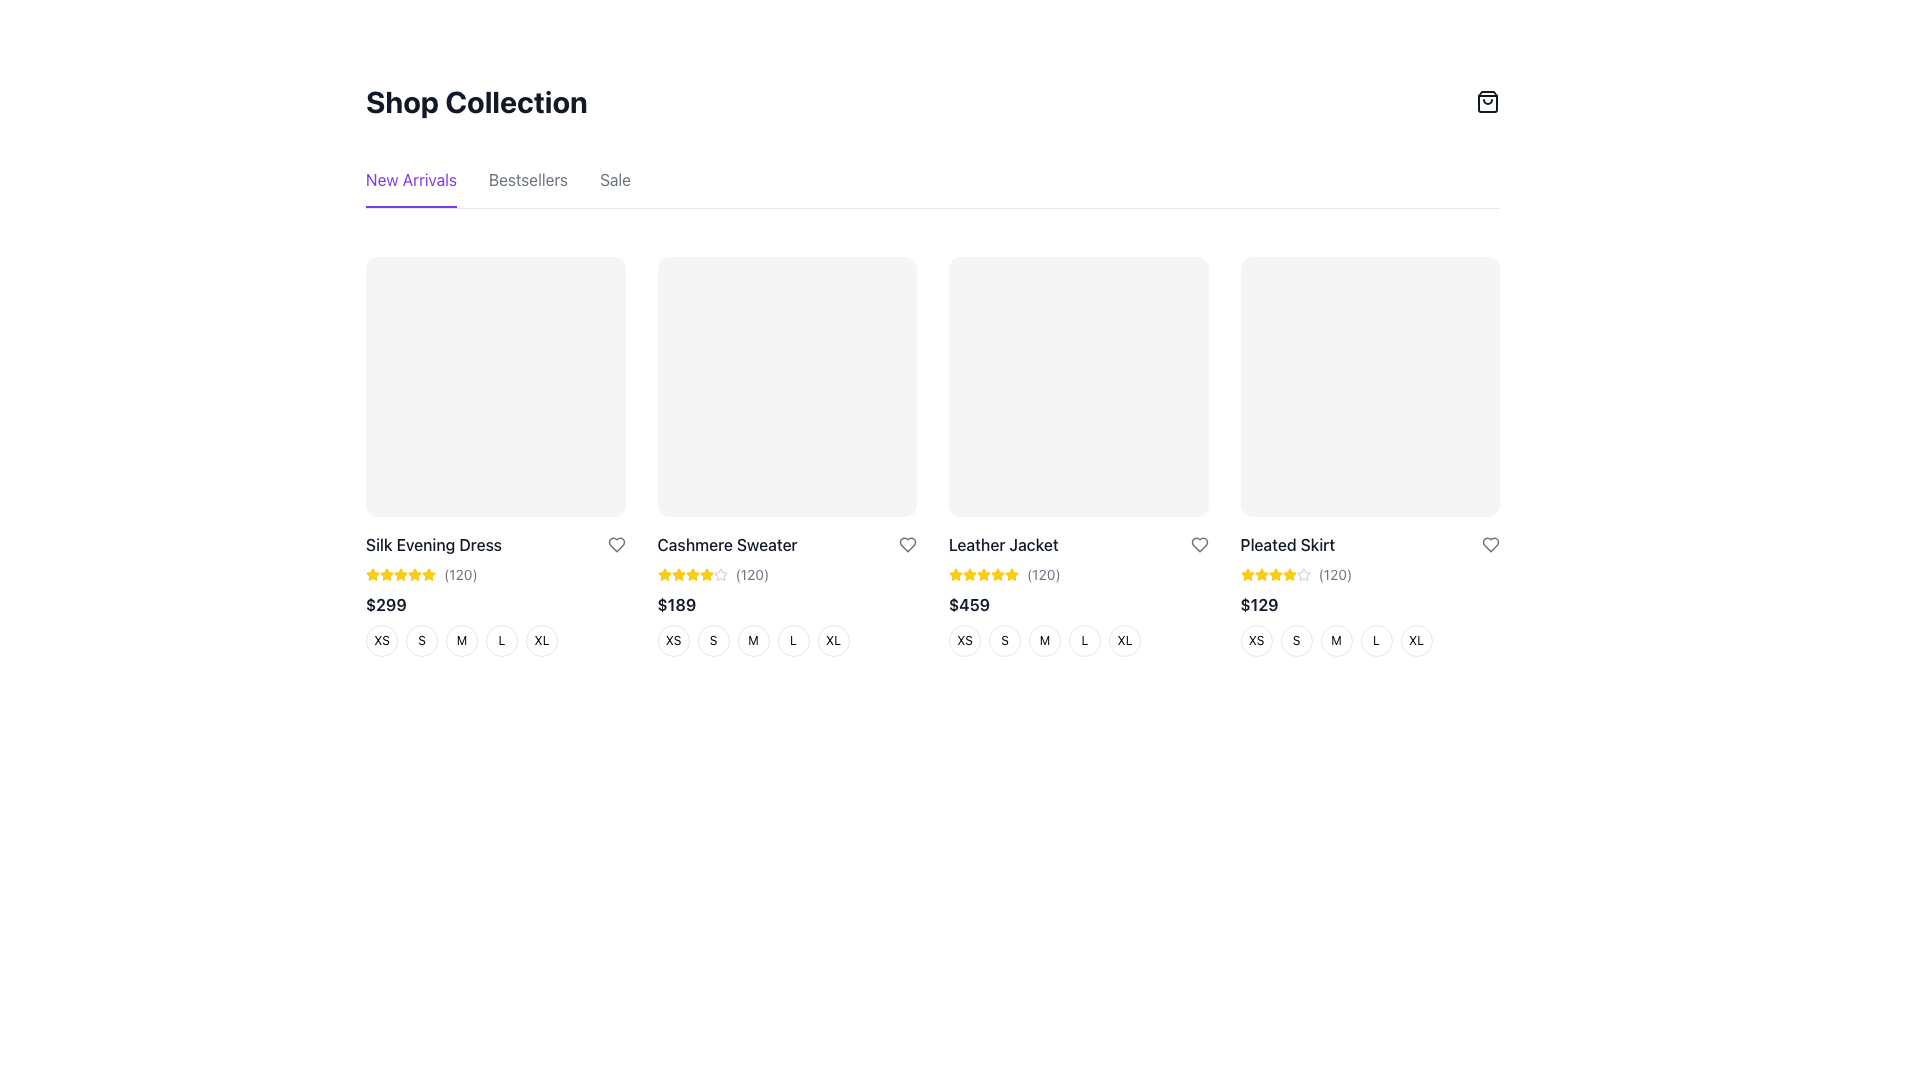 The width and height of the screenshot is (1920, 1080). Describe the element at coordinates (542, 640) in the screenshot. I see `the XL size button located beneath the 'Silk Evening Dress' item` at that location.